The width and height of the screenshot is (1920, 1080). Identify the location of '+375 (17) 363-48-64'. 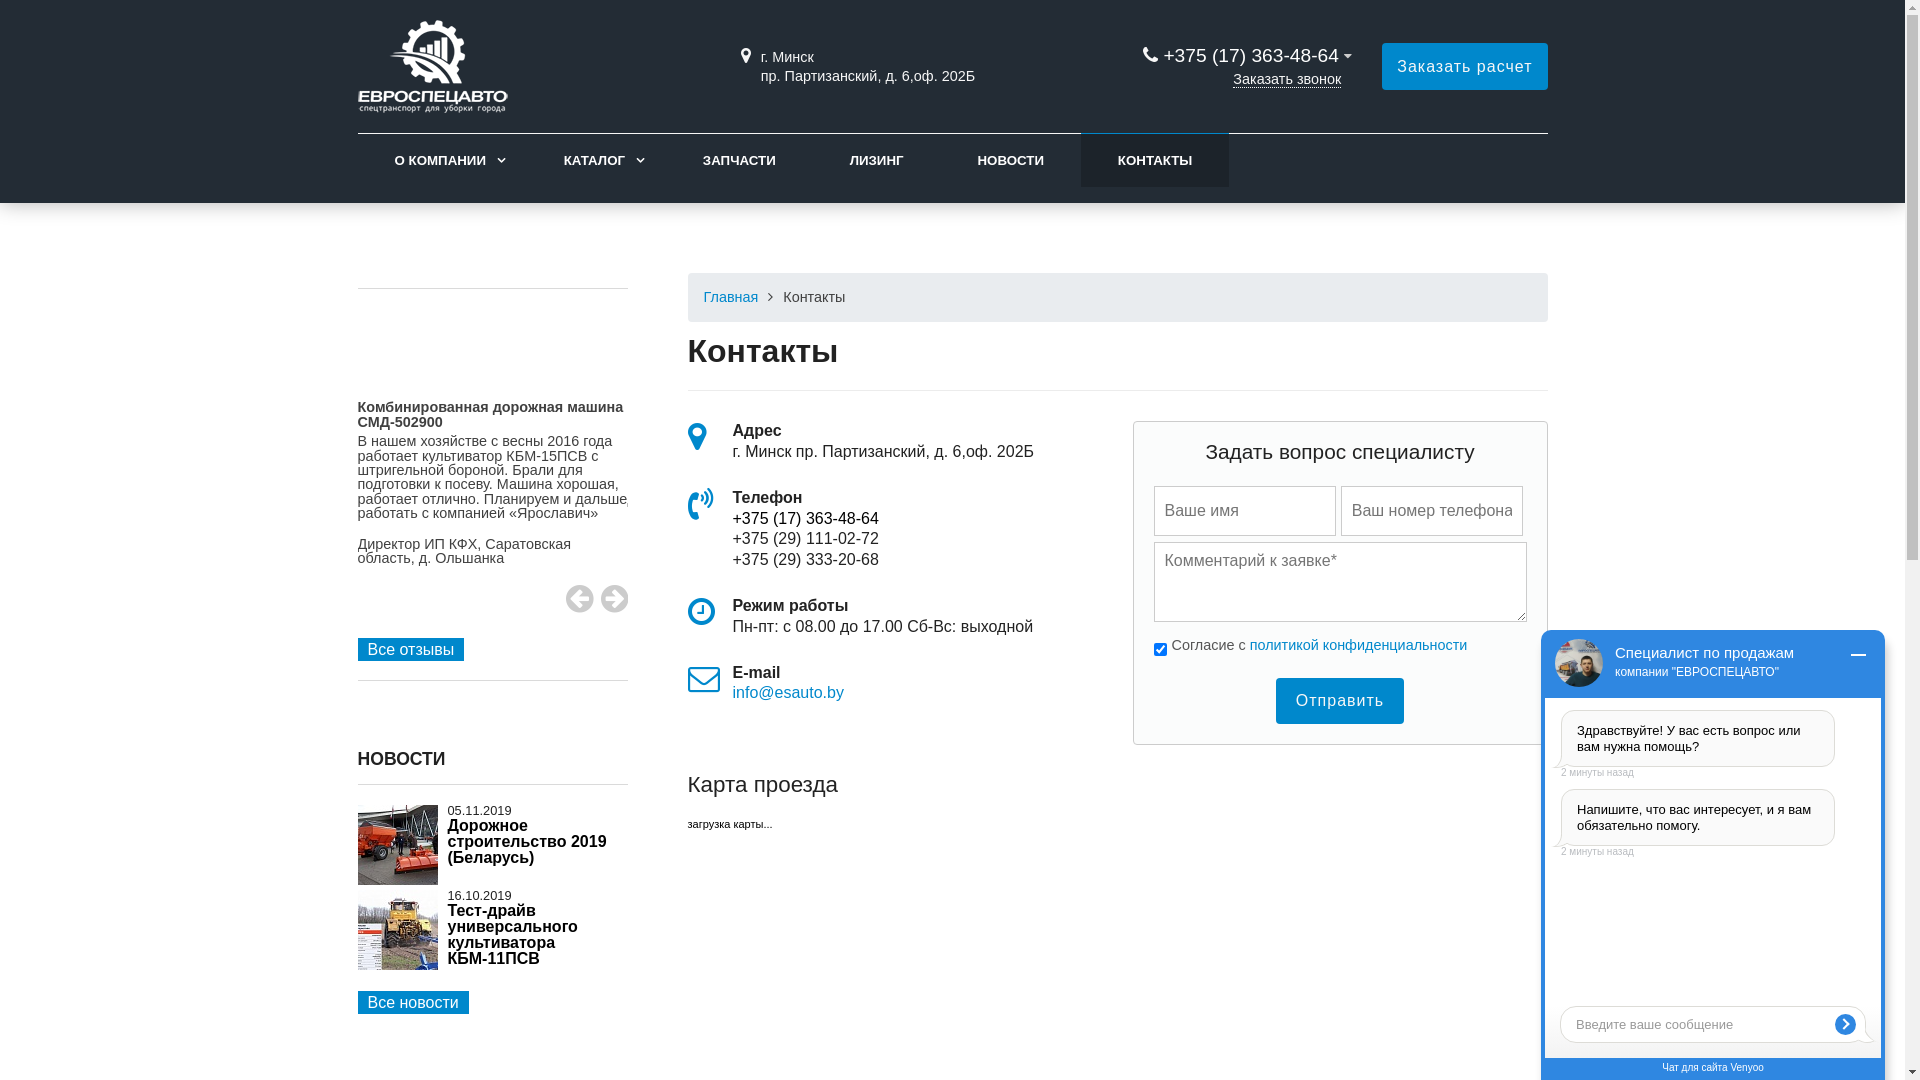
(1249, 54).